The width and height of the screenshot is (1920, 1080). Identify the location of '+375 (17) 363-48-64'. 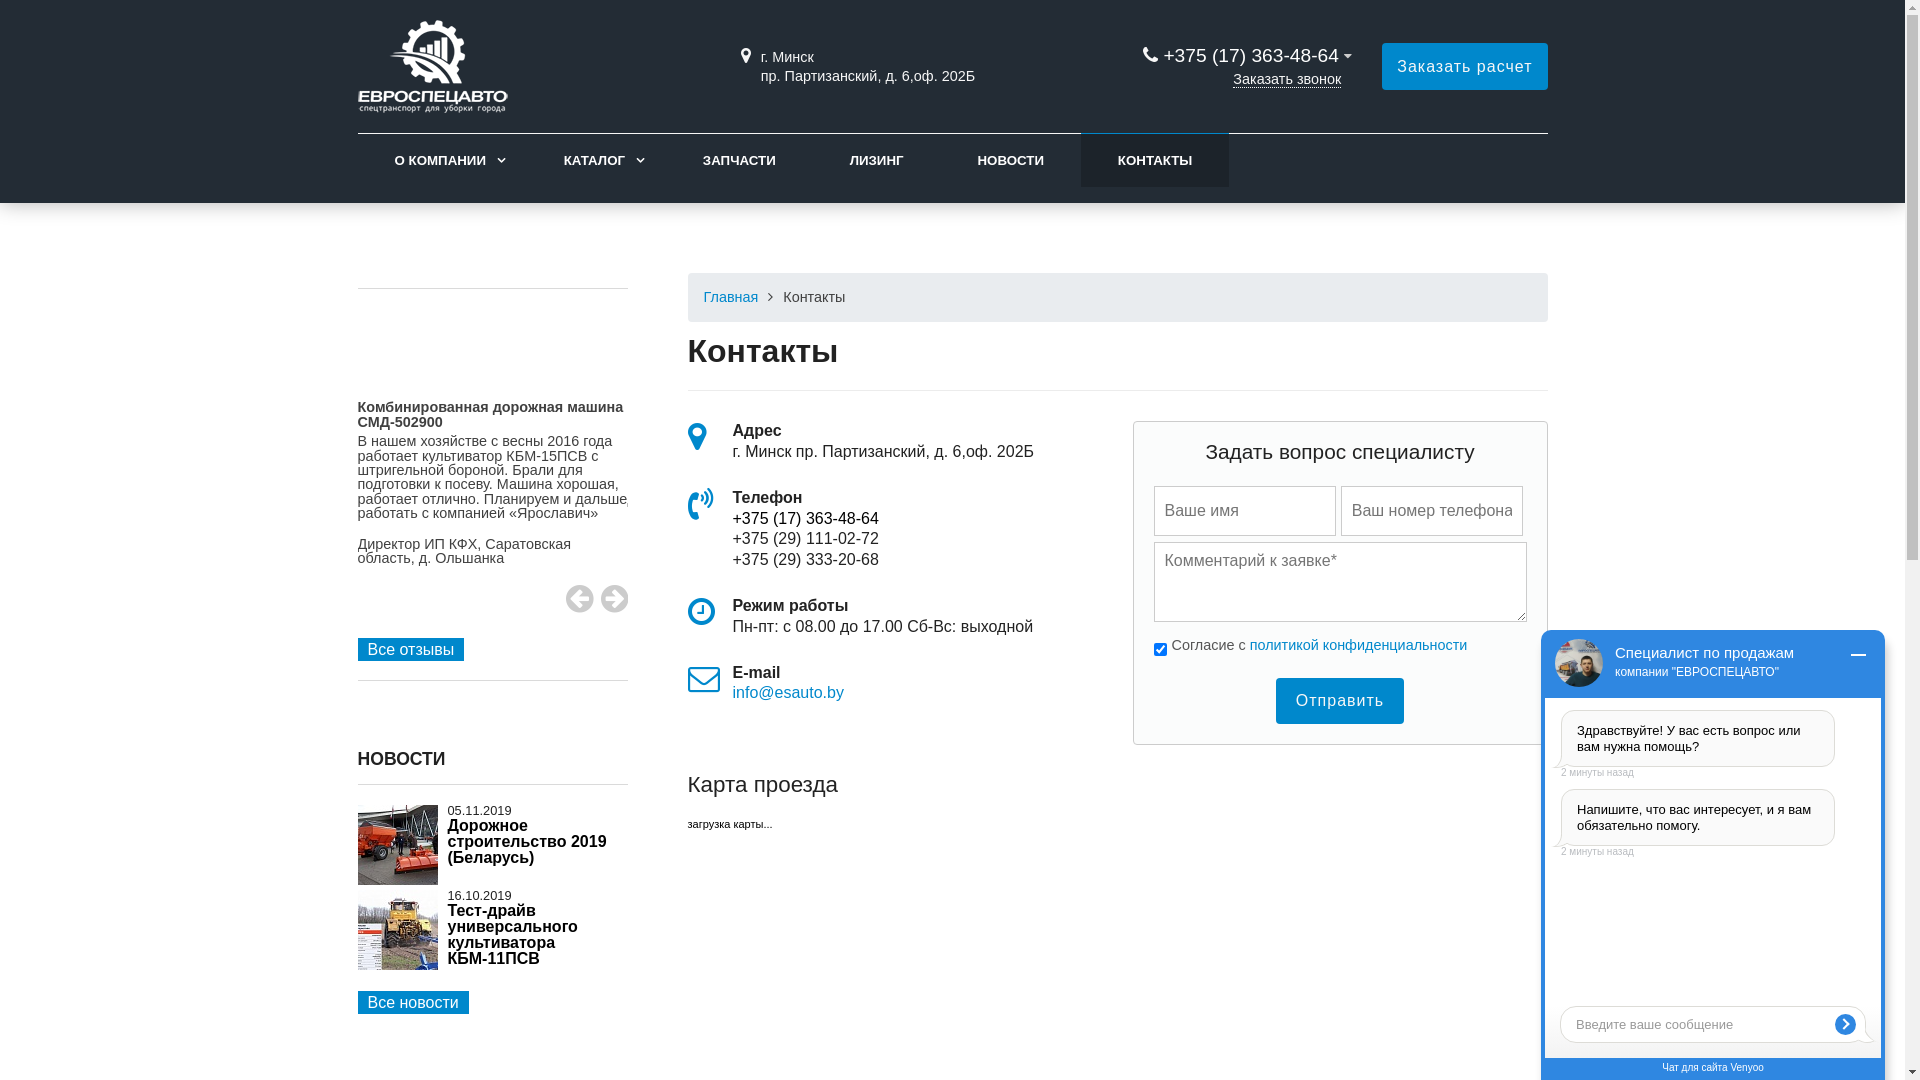
(1249, 54).